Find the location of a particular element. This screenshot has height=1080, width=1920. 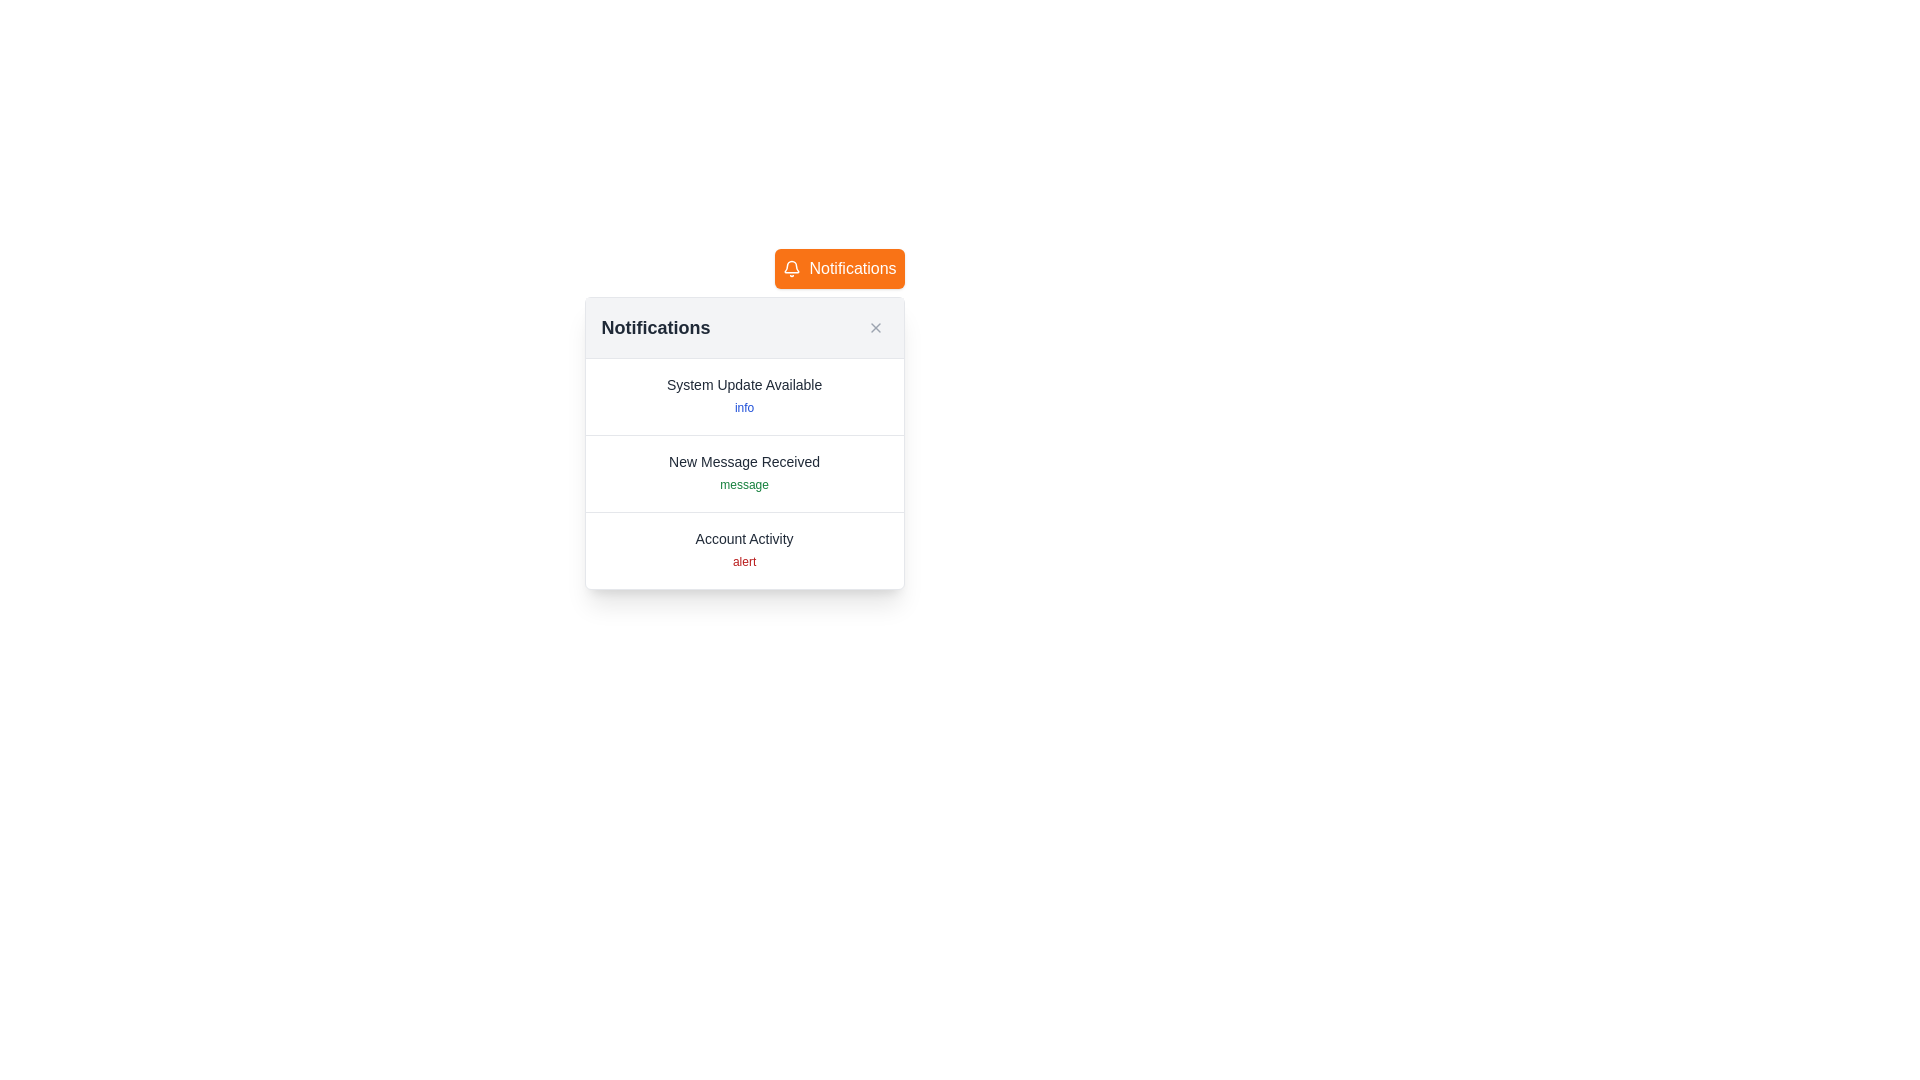

the informational Text label located under the 'System Update Available' notification in the dropdown panel is located at coordinates (743, 407).